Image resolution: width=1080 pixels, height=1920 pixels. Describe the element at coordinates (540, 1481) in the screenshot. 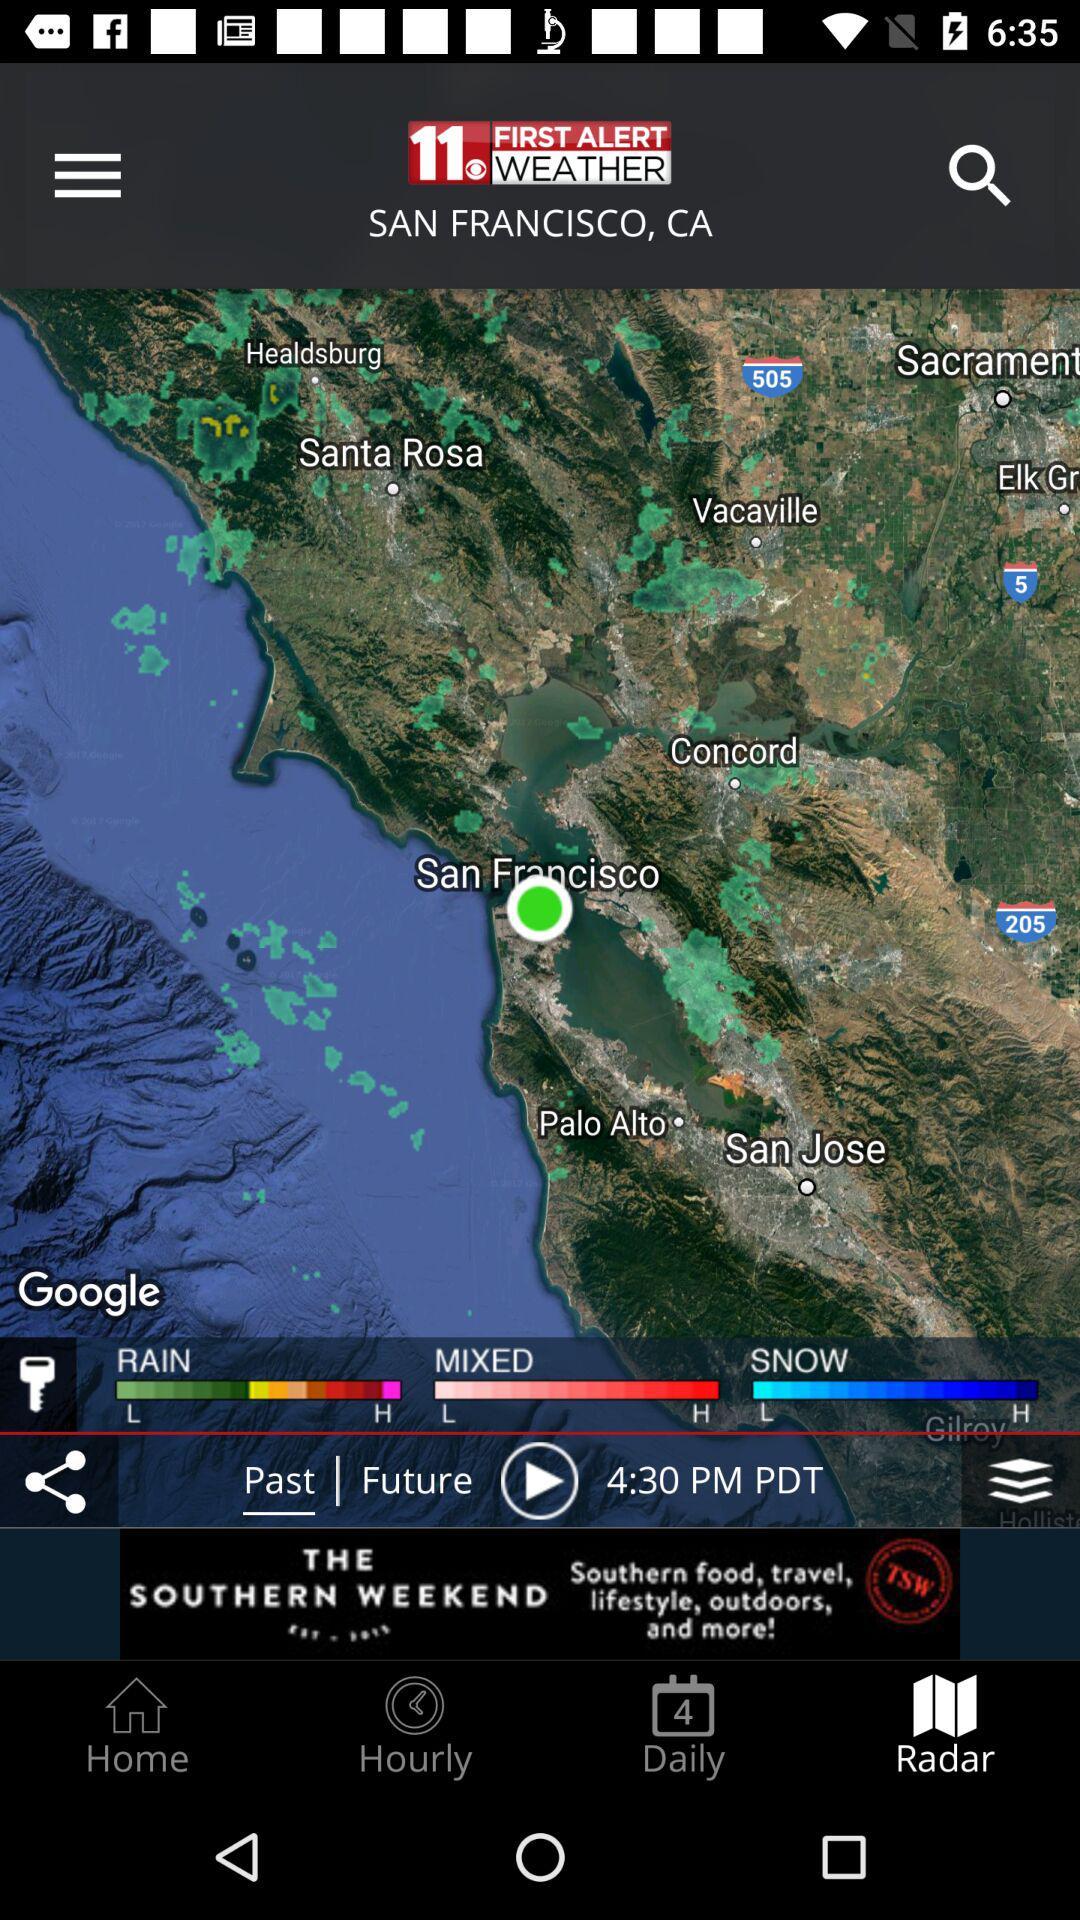

I see `play button behind the future  icon` at that location.